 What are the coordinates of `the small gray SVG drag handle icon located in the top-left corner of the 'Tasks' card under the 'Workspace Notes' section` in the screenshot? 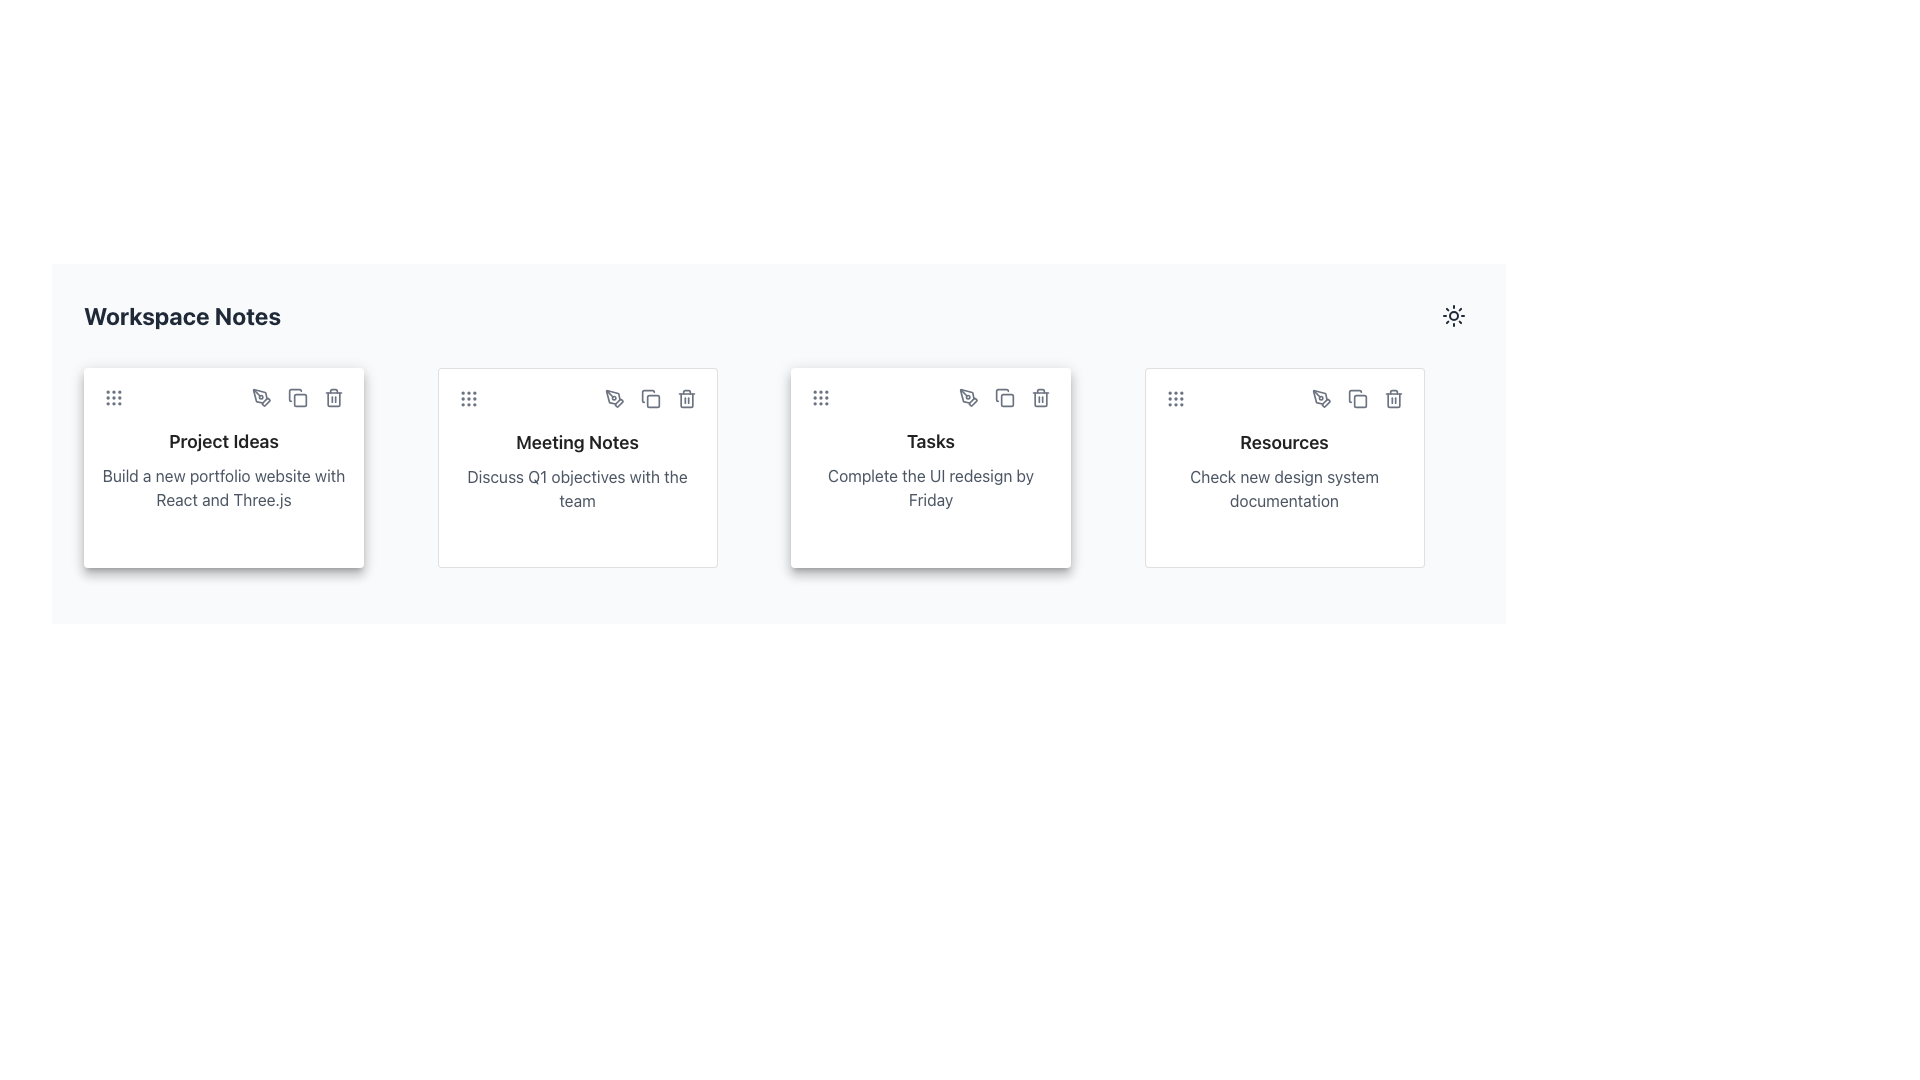 It's located at (820, 397).